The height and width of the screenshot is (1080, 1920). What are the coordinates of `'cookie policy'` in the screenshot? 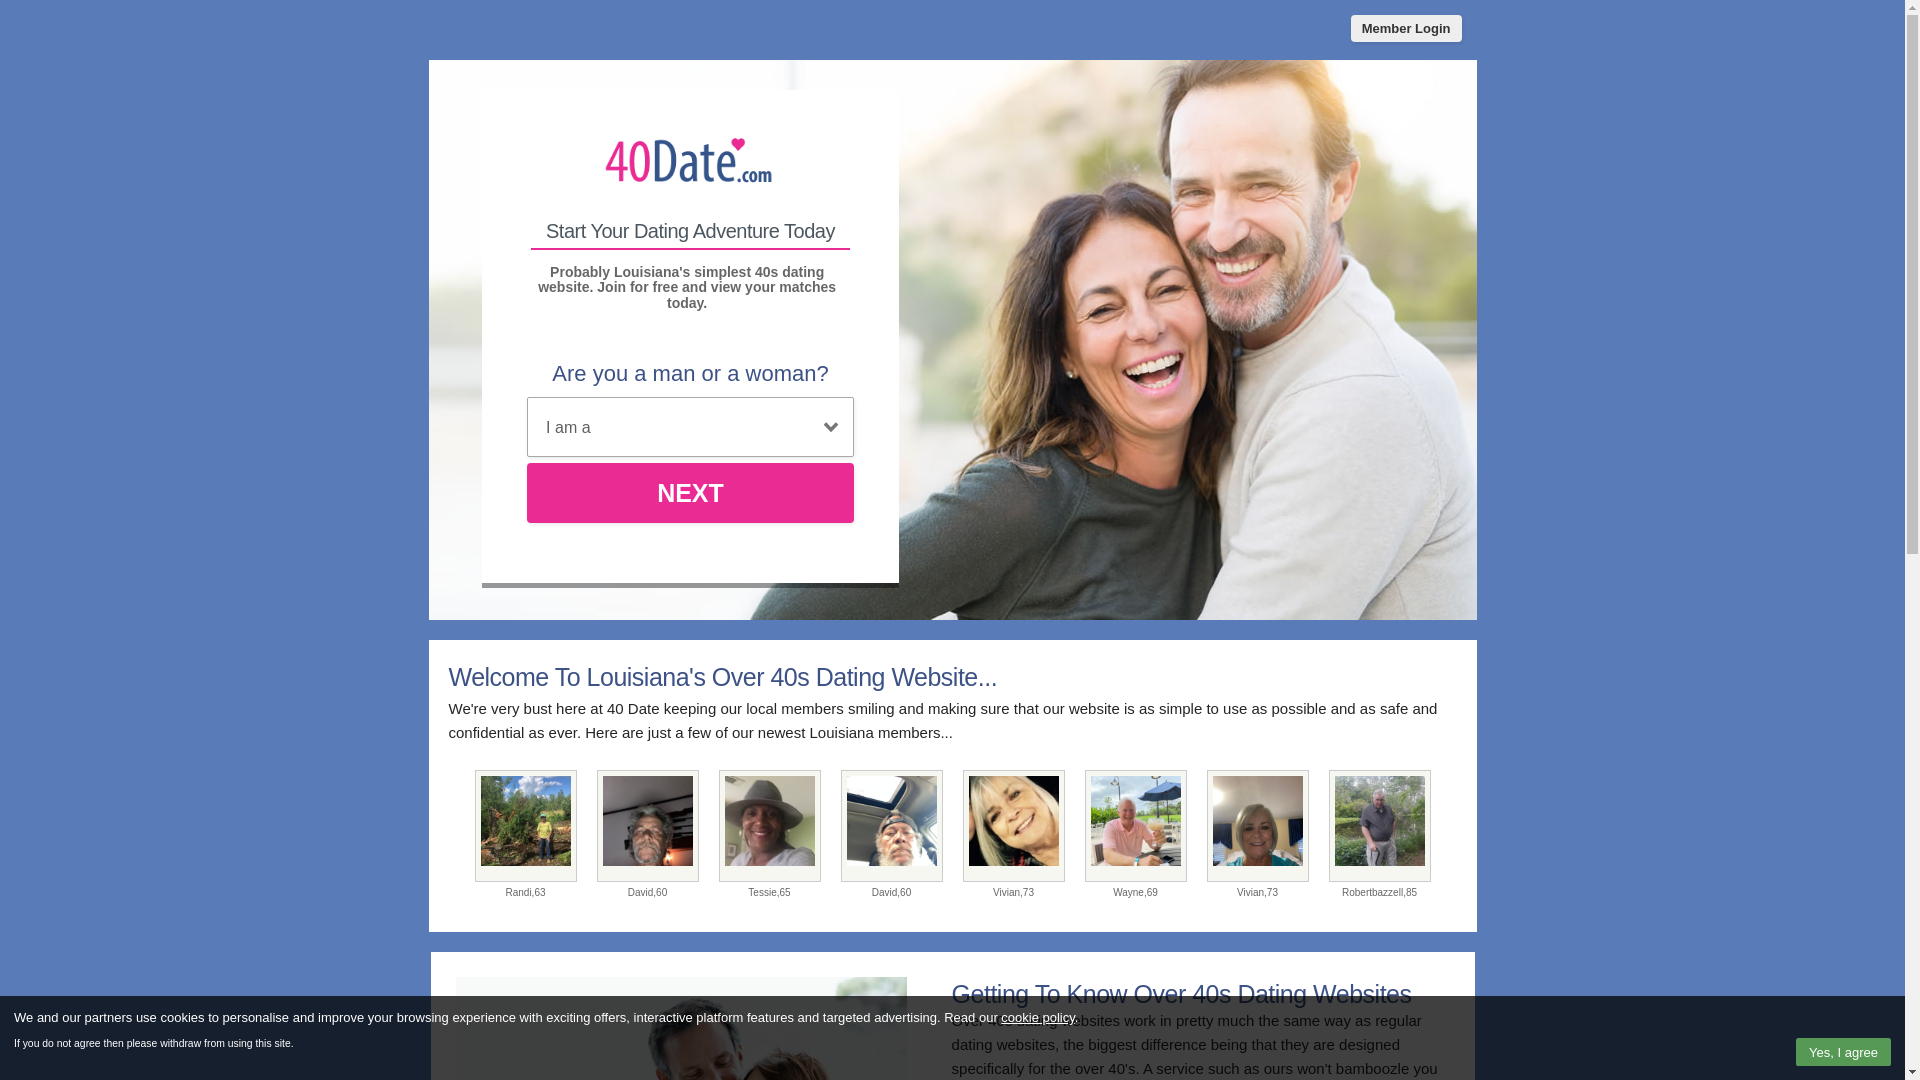 It's located at (1037, 1017).